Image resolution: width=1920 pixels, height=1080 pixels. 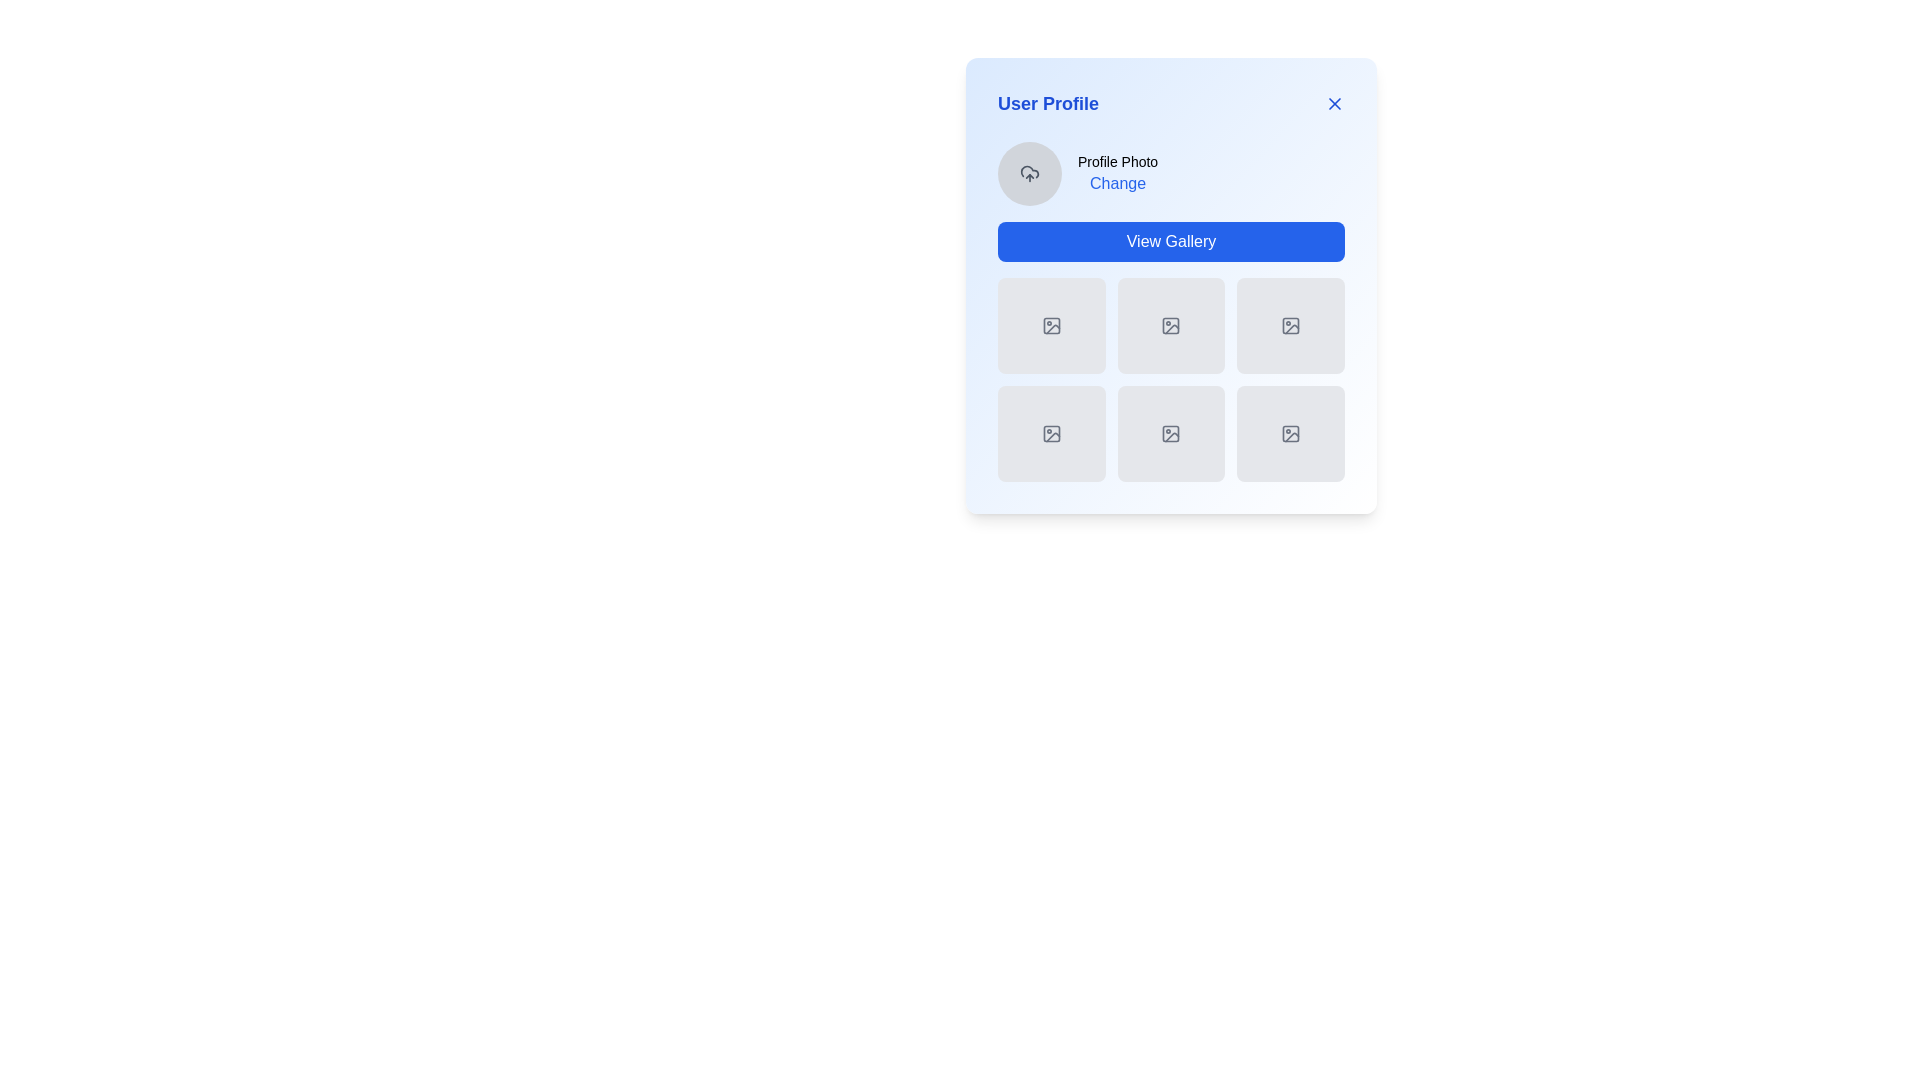 I want to click on the rectangular button with a blue background and white text reading 'View Gallery' to observe the hover effect, so click(x=1171, y=241).